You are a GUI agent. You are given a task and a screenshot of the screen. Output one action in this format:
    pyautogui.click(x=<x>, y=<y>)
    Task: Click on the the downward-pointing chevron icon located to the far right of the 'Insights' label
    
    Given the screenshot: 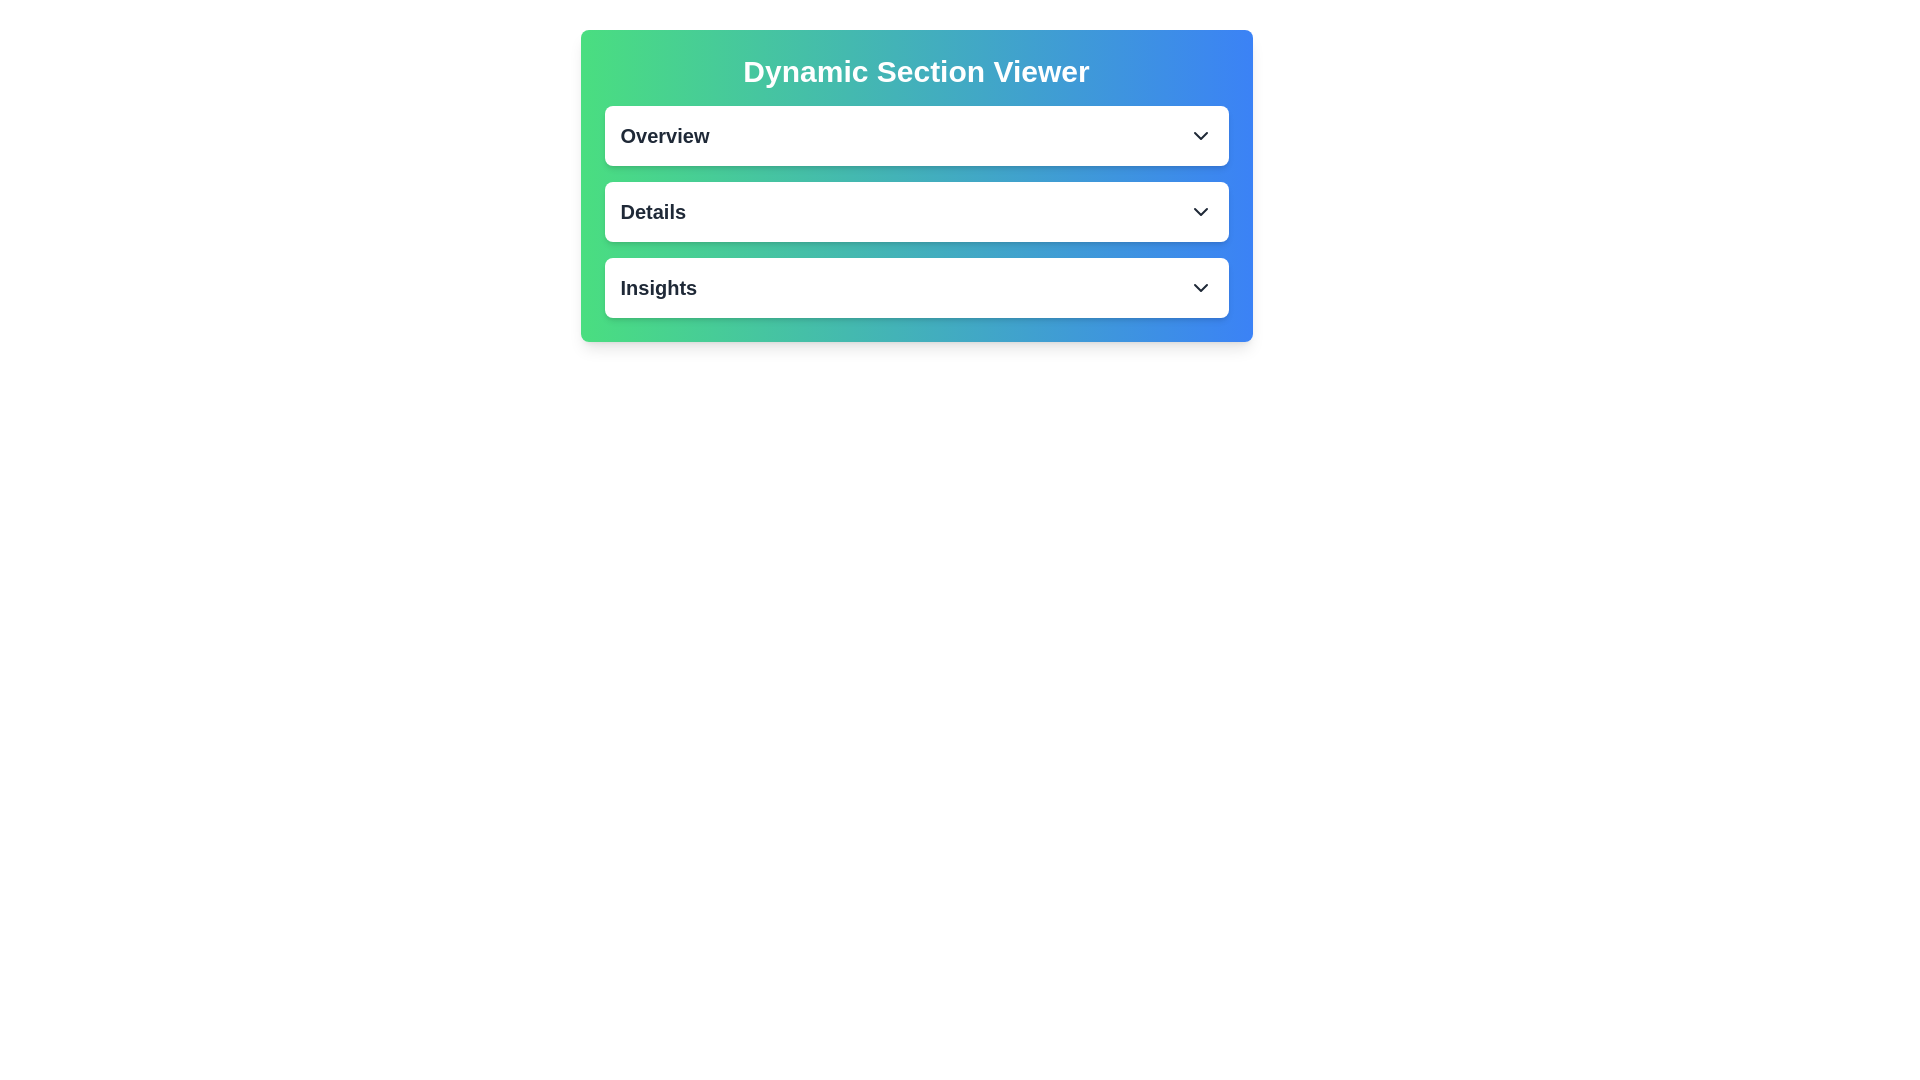 What is the action you would take?
    pyautogui.click(x=1200, y=288)
    